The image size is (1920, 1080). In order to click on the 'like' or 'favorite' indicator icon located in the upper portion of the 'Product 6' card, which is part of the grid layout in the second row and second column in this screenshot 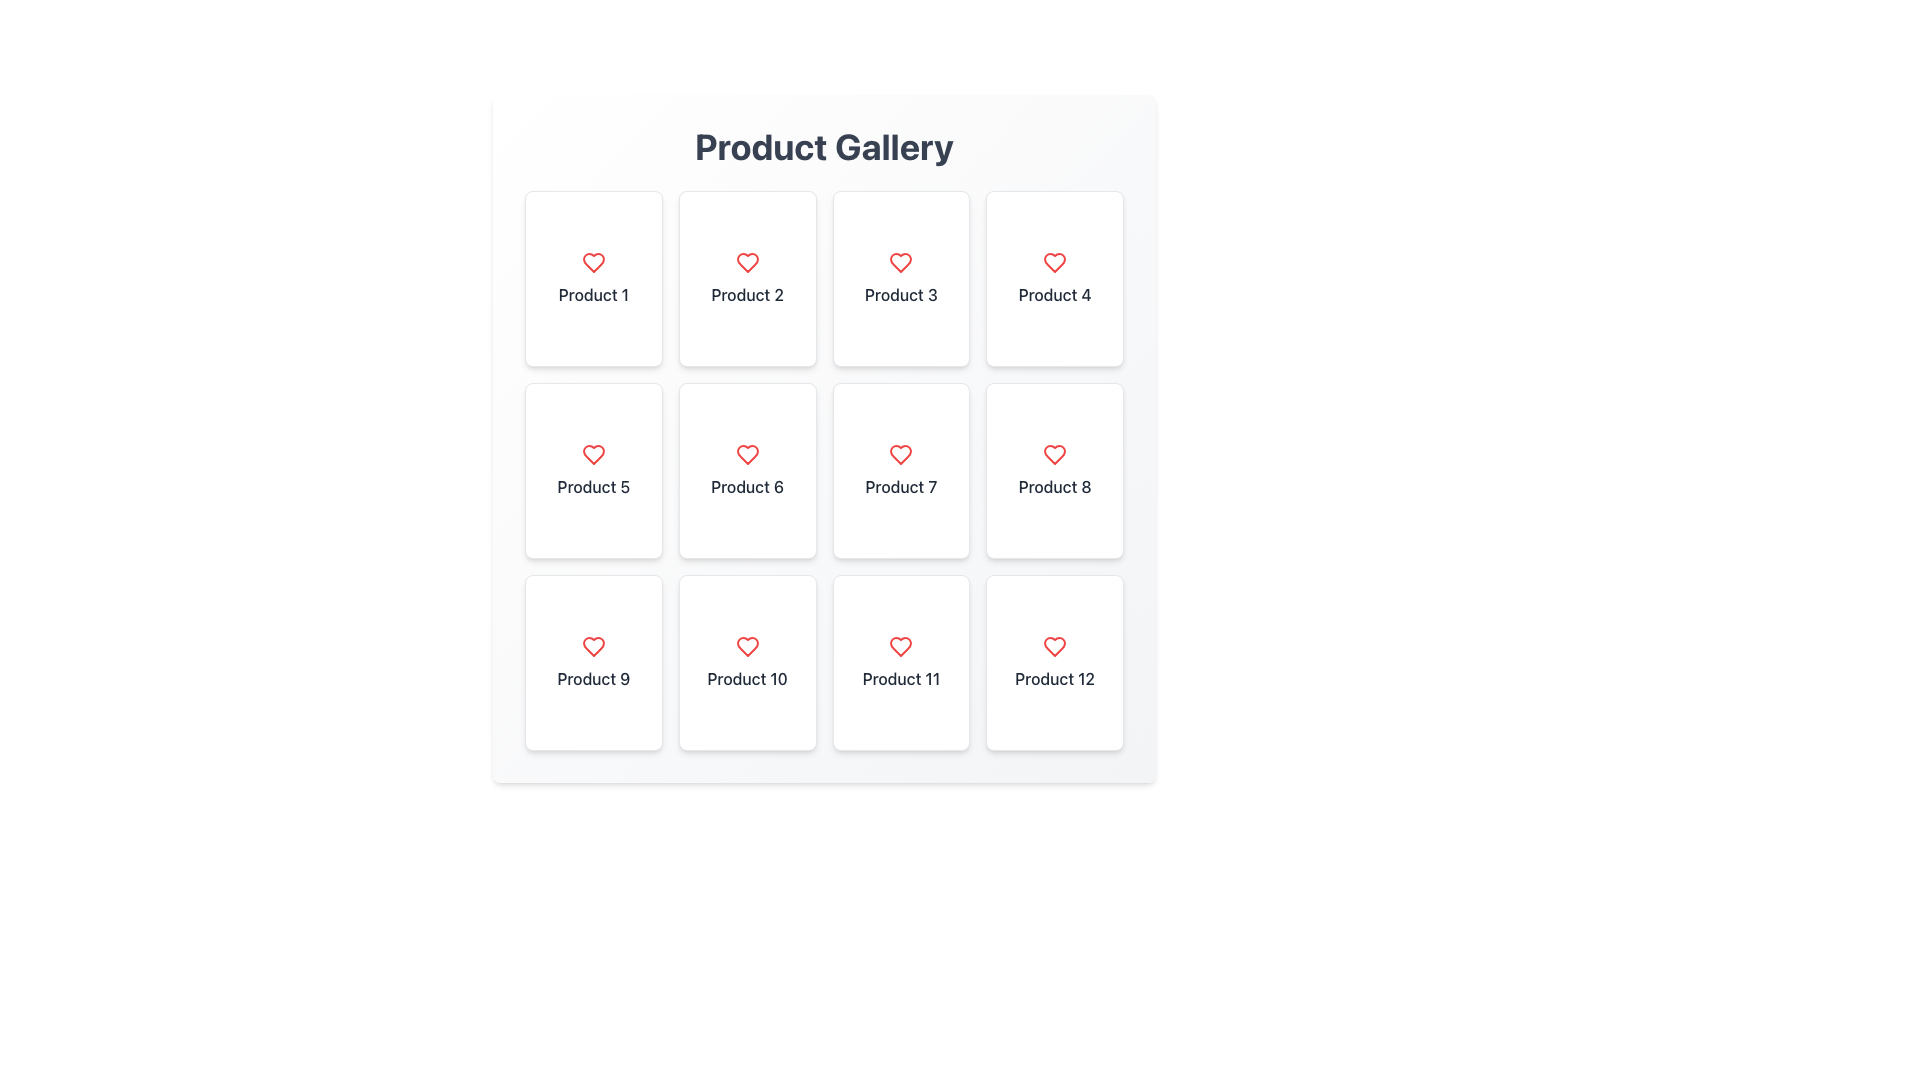, I will do `click(746, 455)`.